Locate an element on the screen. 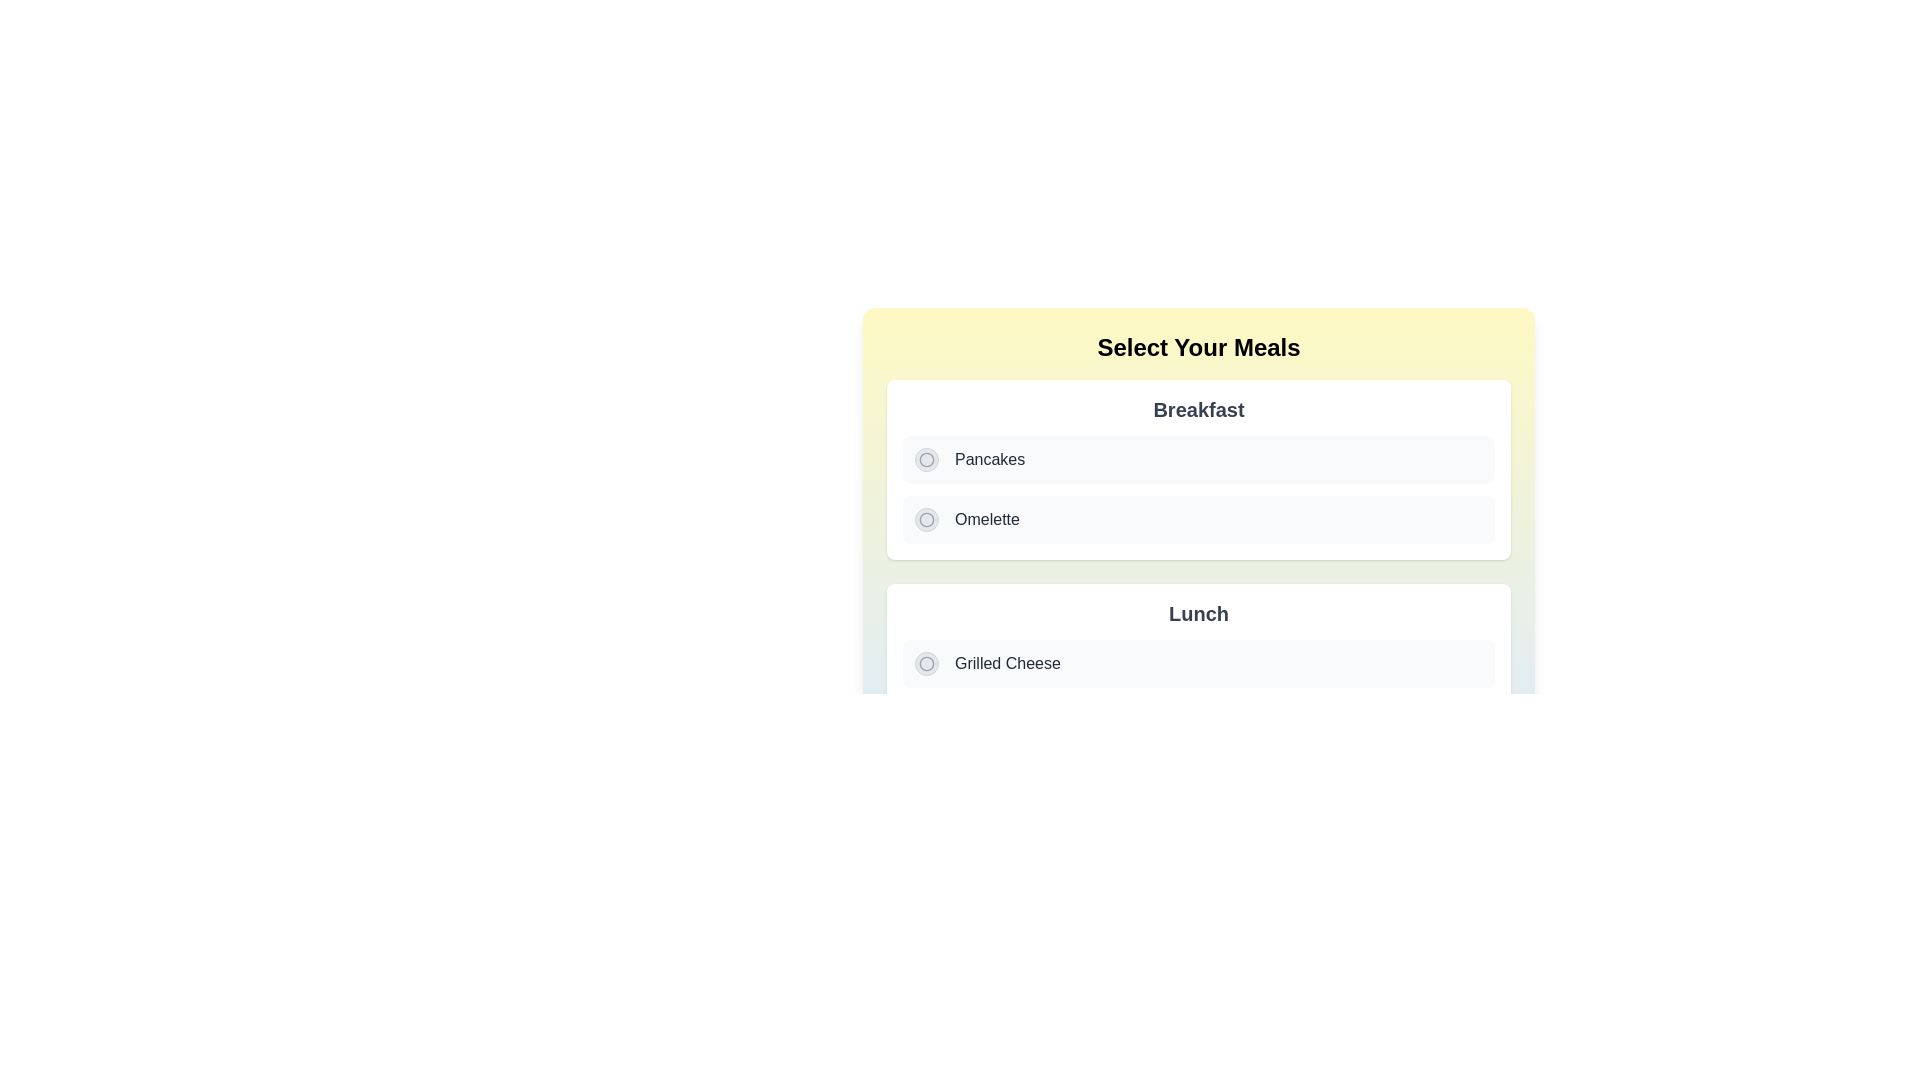 This screenshot has width=1920, height=1080. the unselected radio button for the 'Pancakes' option in the 'Breakfast' section is located at coordinates (925, 459).